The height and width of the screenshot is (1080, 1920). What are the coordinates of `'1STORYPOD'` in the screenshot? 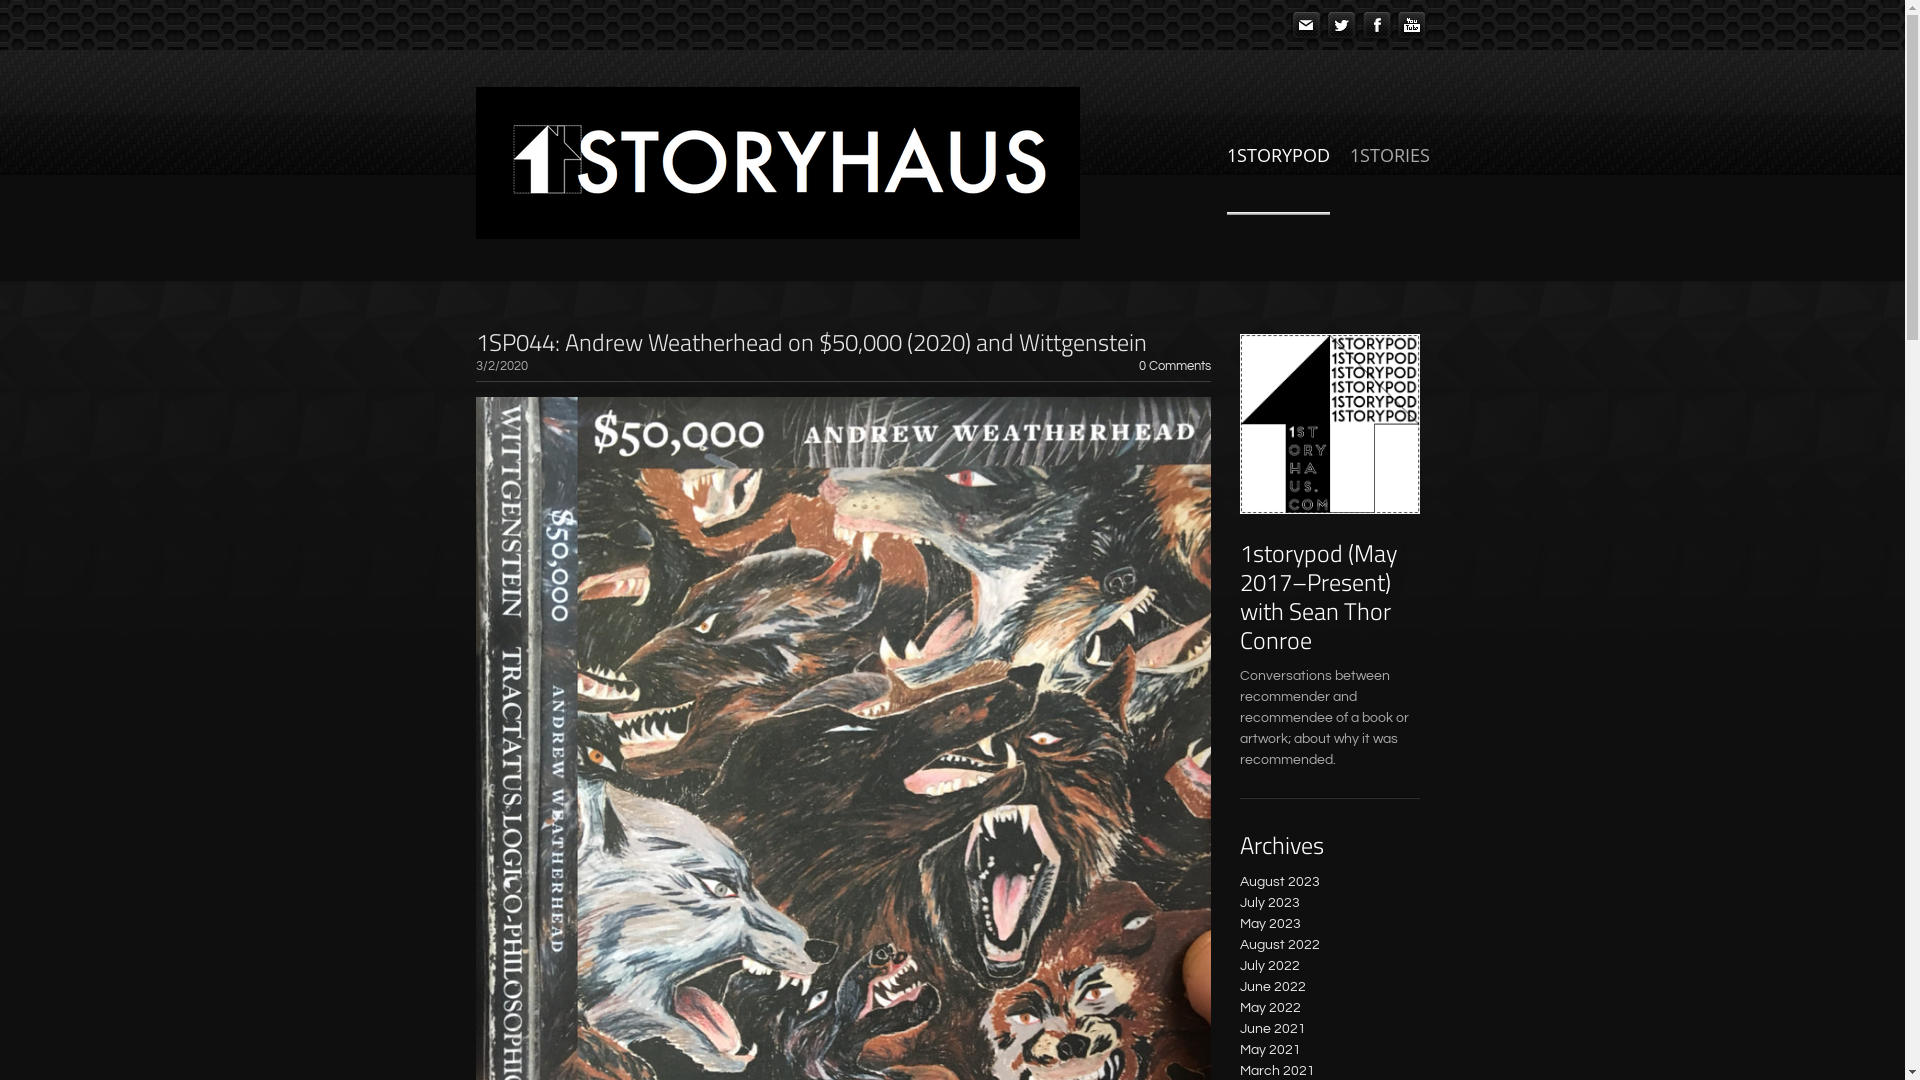 It's located at (1276, 176).